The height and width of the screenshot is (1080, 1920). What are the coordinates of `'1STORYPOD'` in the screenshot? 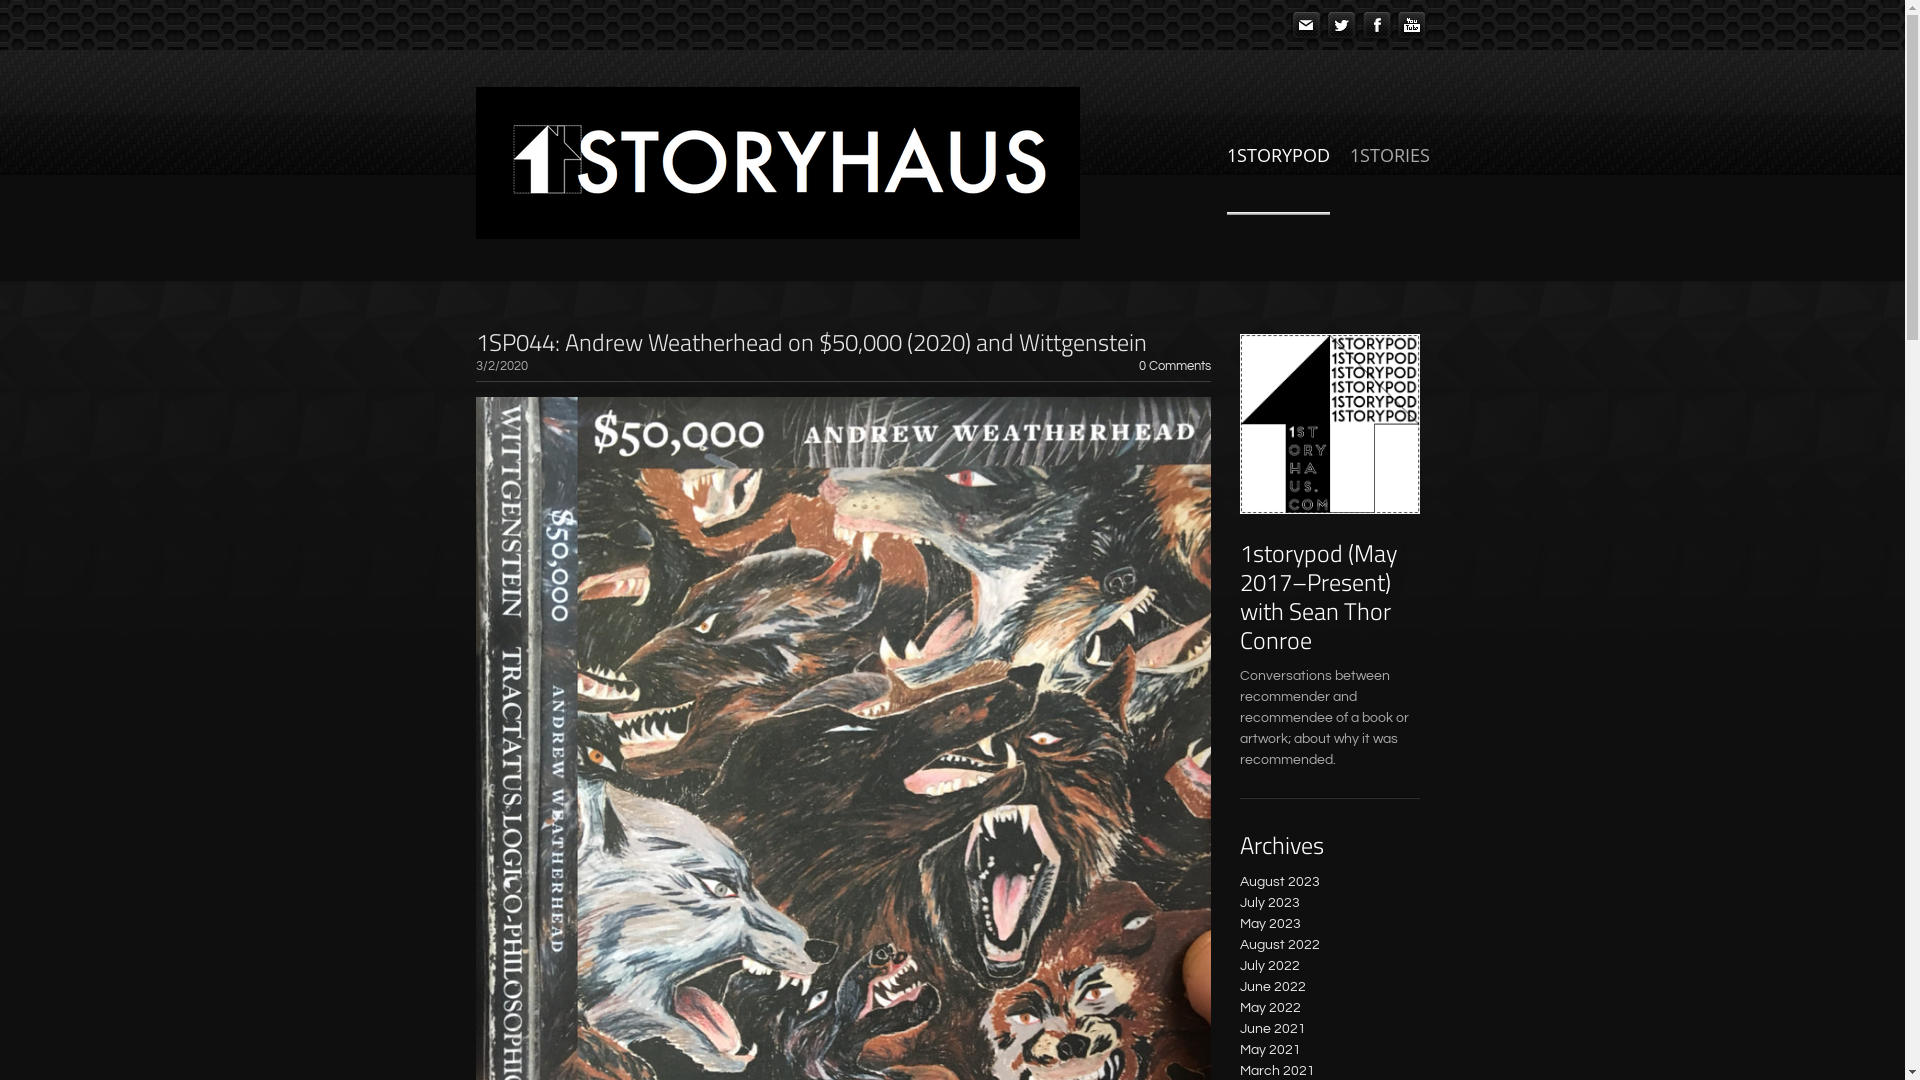 It's located at (1276, 176).